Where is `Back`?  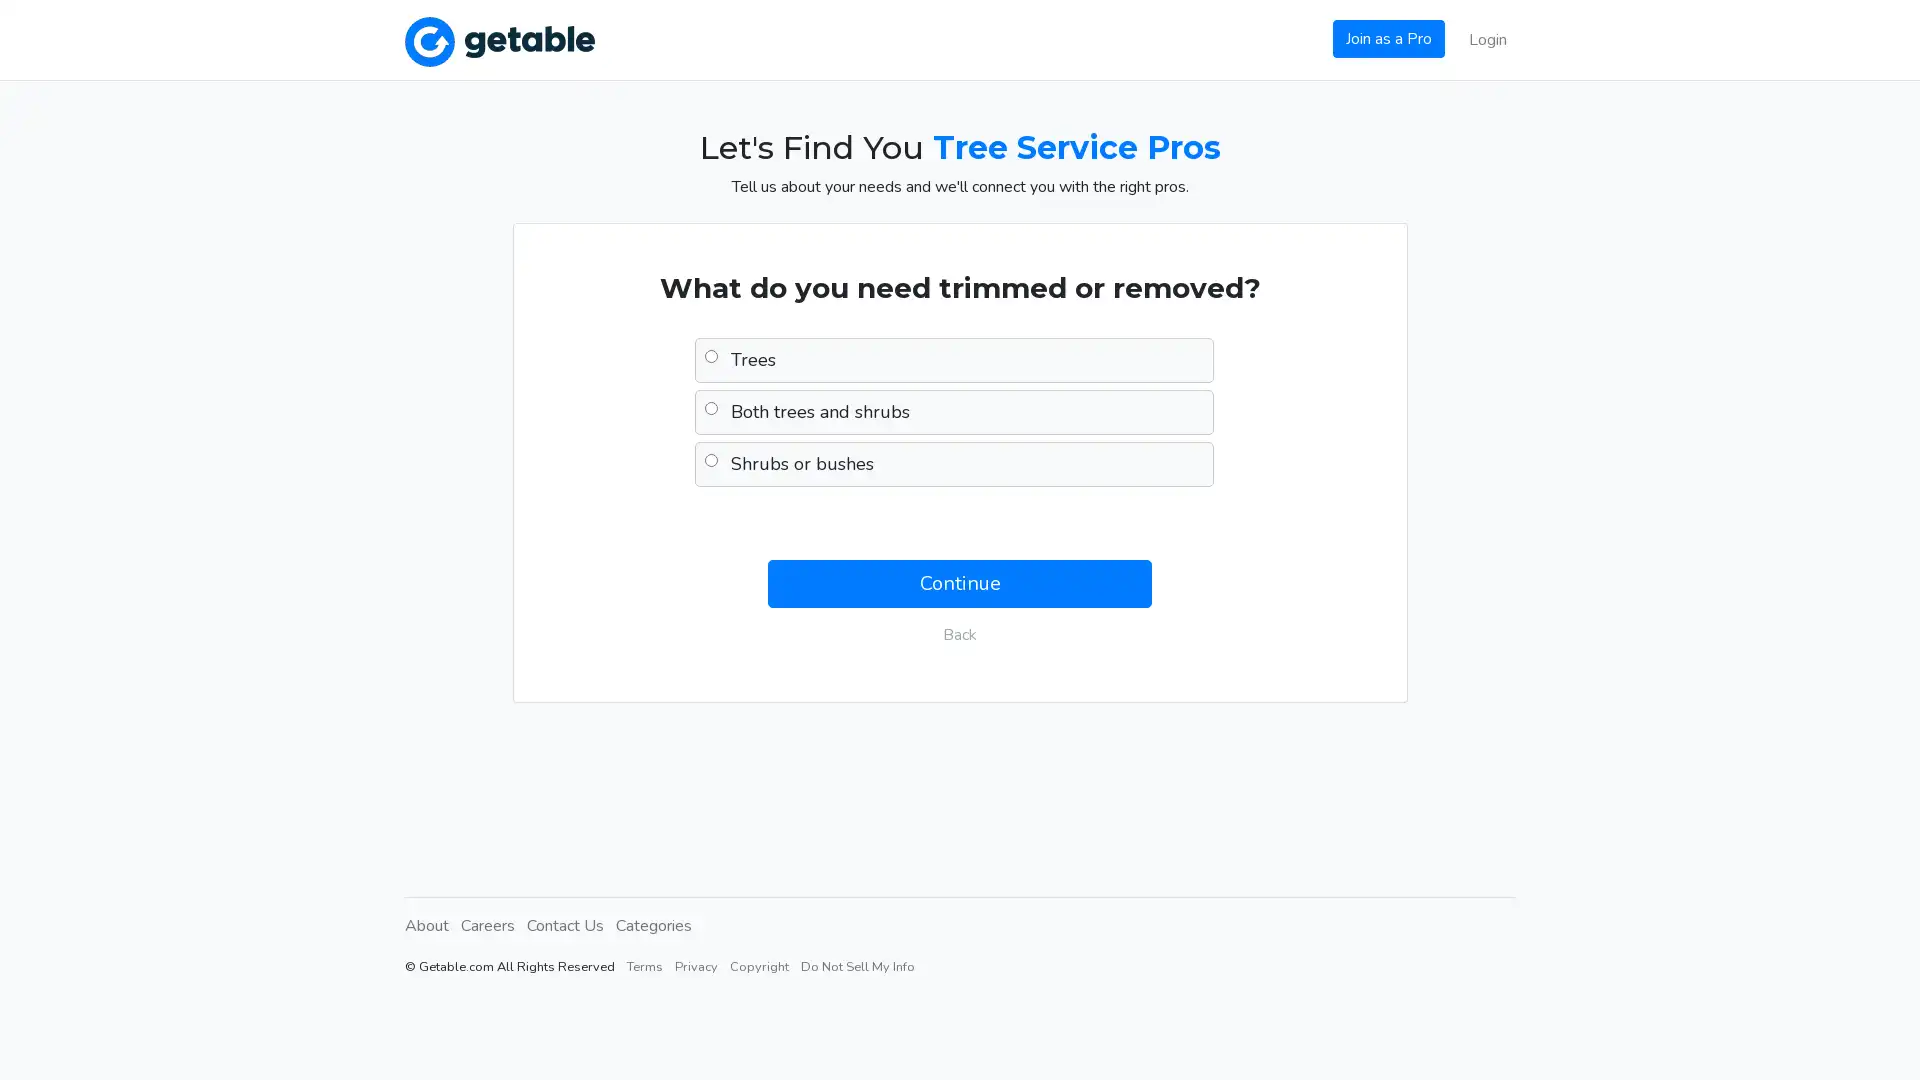 Back is located at coordinates (958, 635).